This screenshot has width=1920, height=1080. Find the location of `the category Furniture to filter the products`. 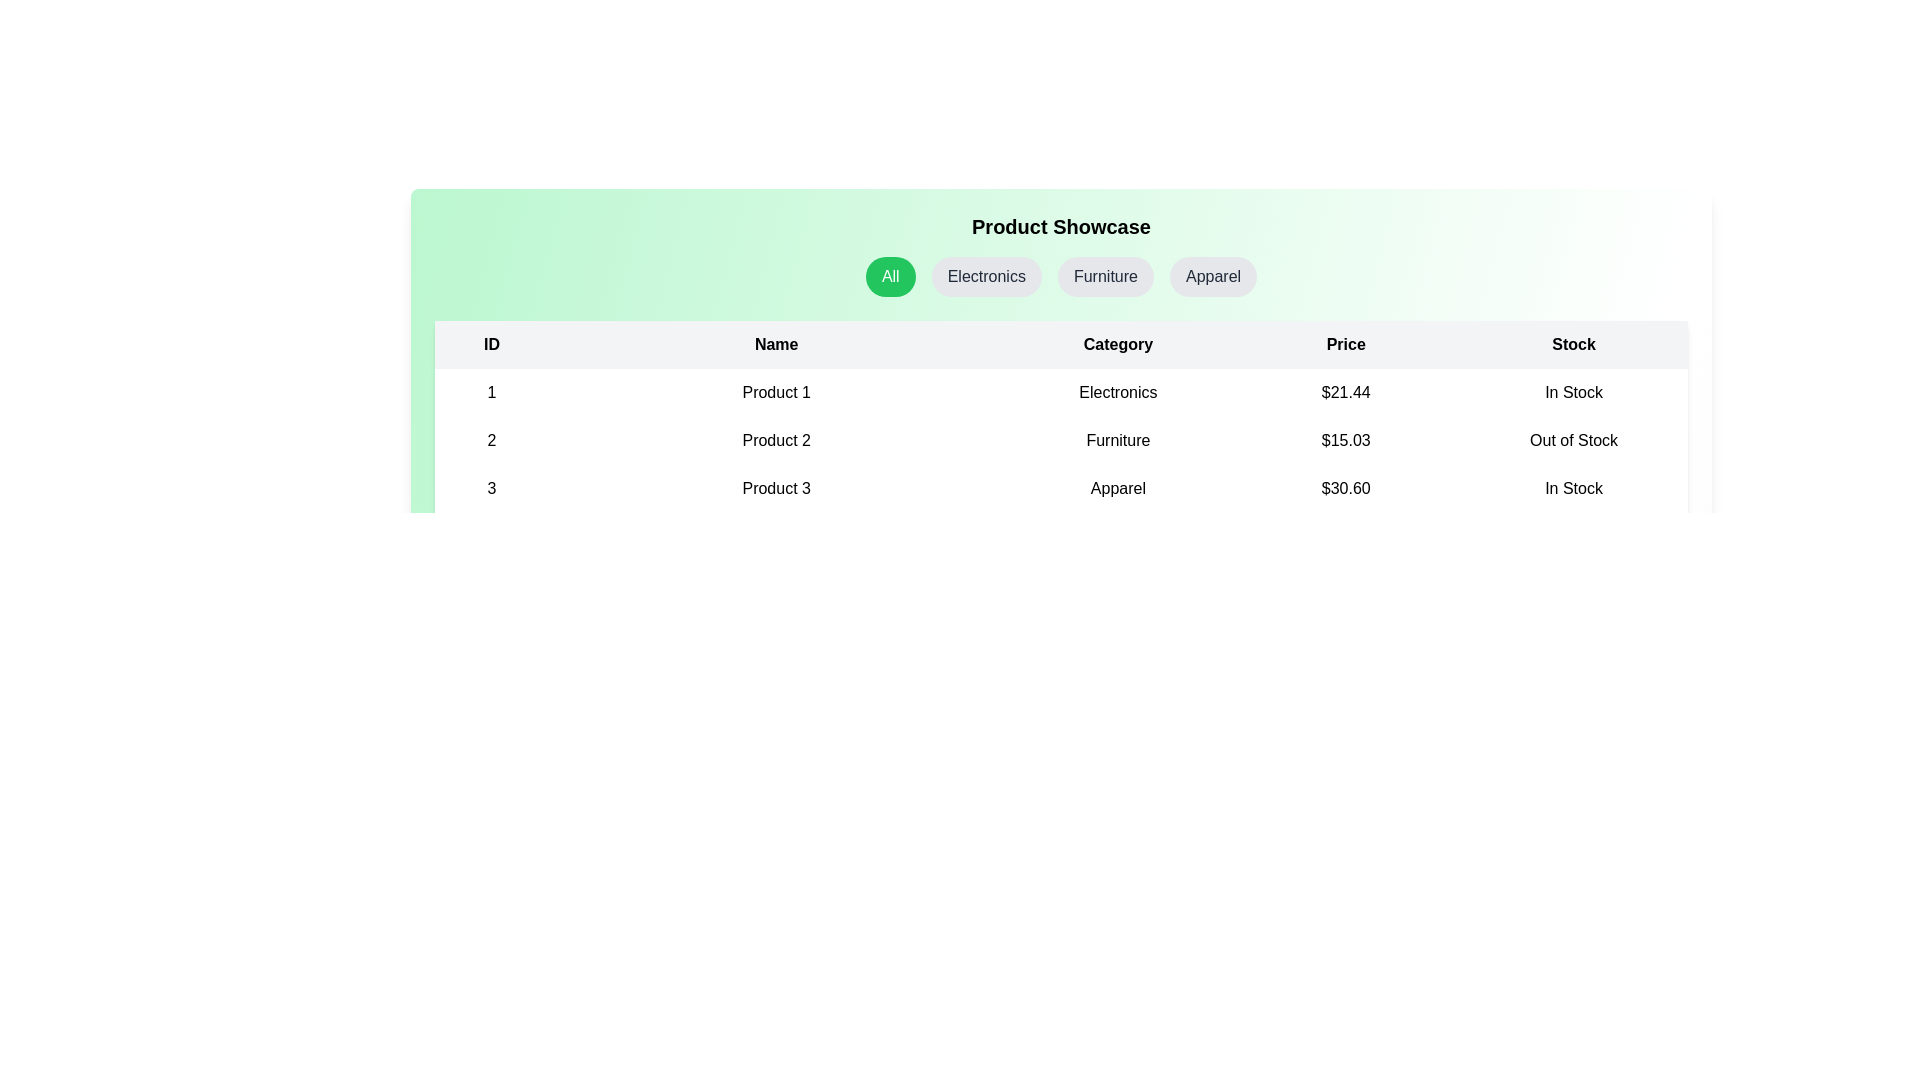

the category Furniture to filter the products is located at coordinates (1104, 277).